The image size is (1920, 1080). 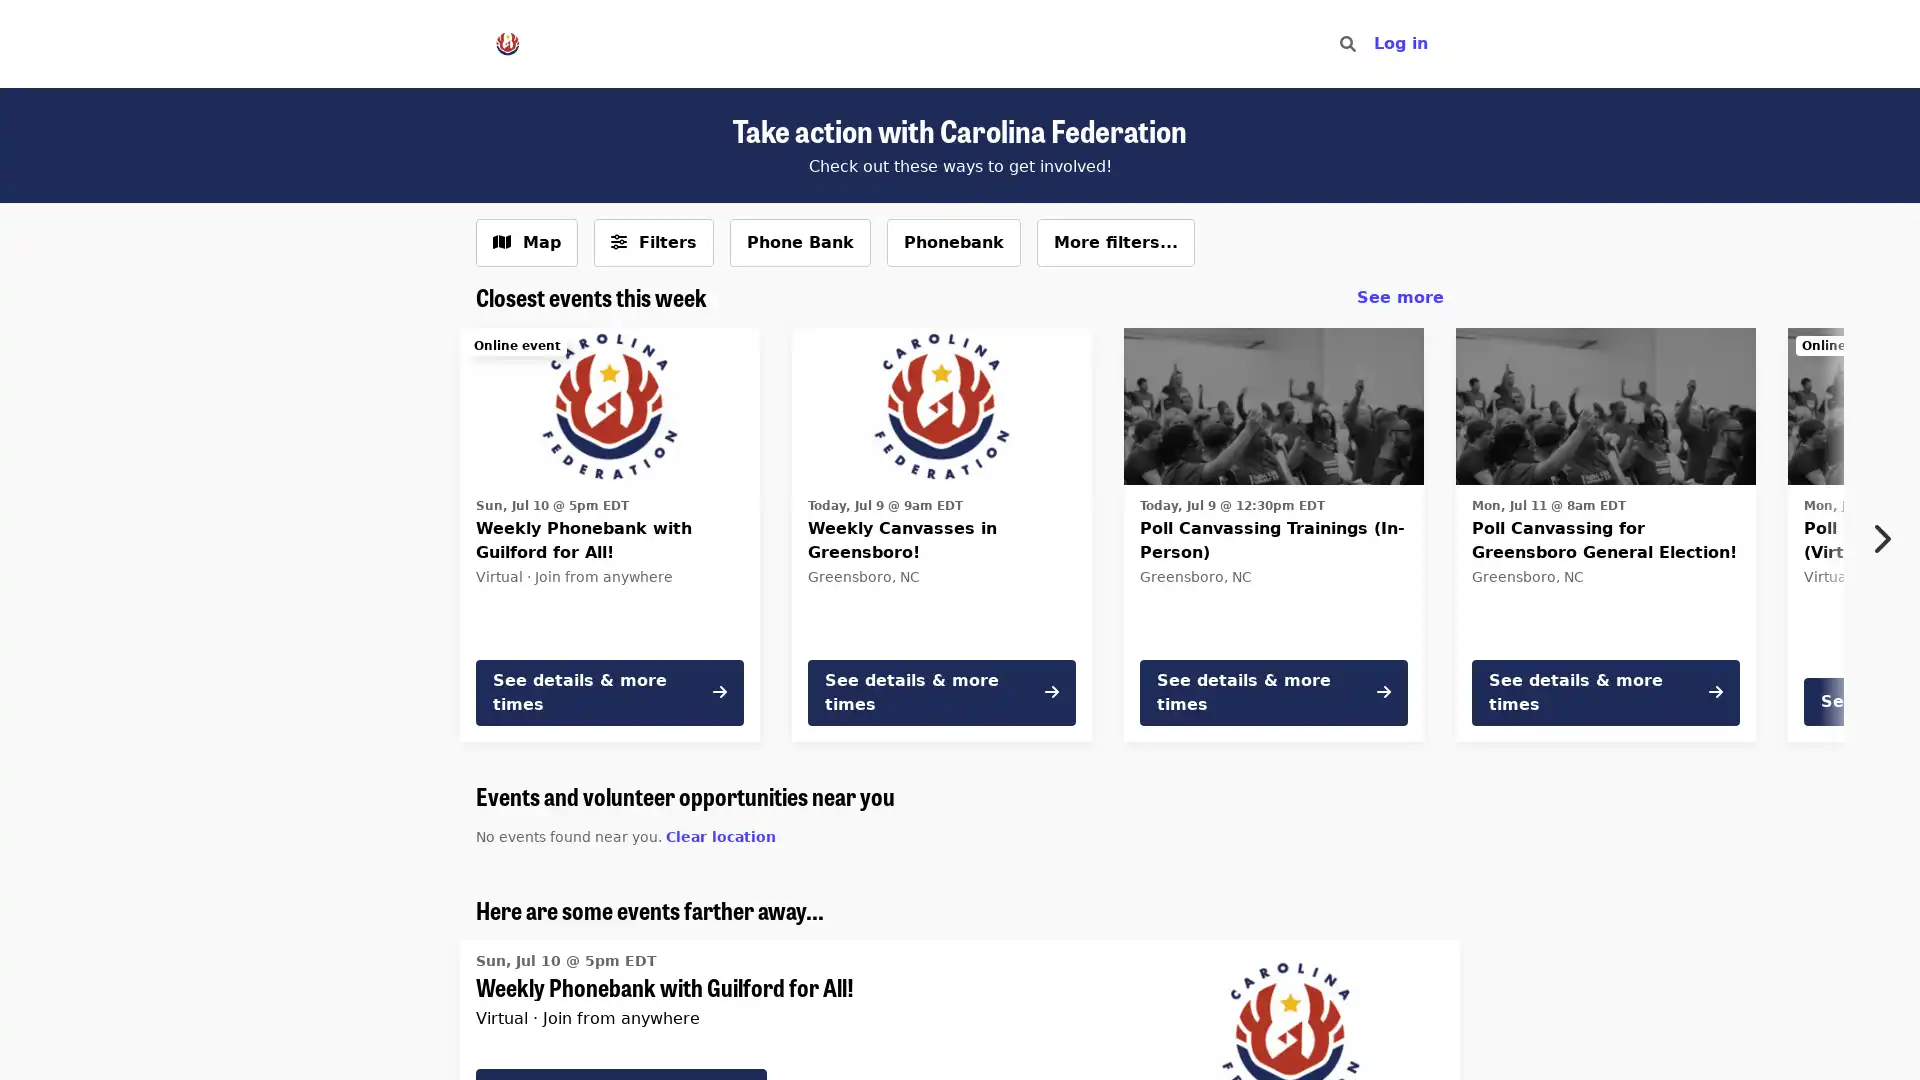 What do you see at coordinates (653, 242) in the screenshot?
I see `More filters (0 selected)` at bounding box center [653, 242].